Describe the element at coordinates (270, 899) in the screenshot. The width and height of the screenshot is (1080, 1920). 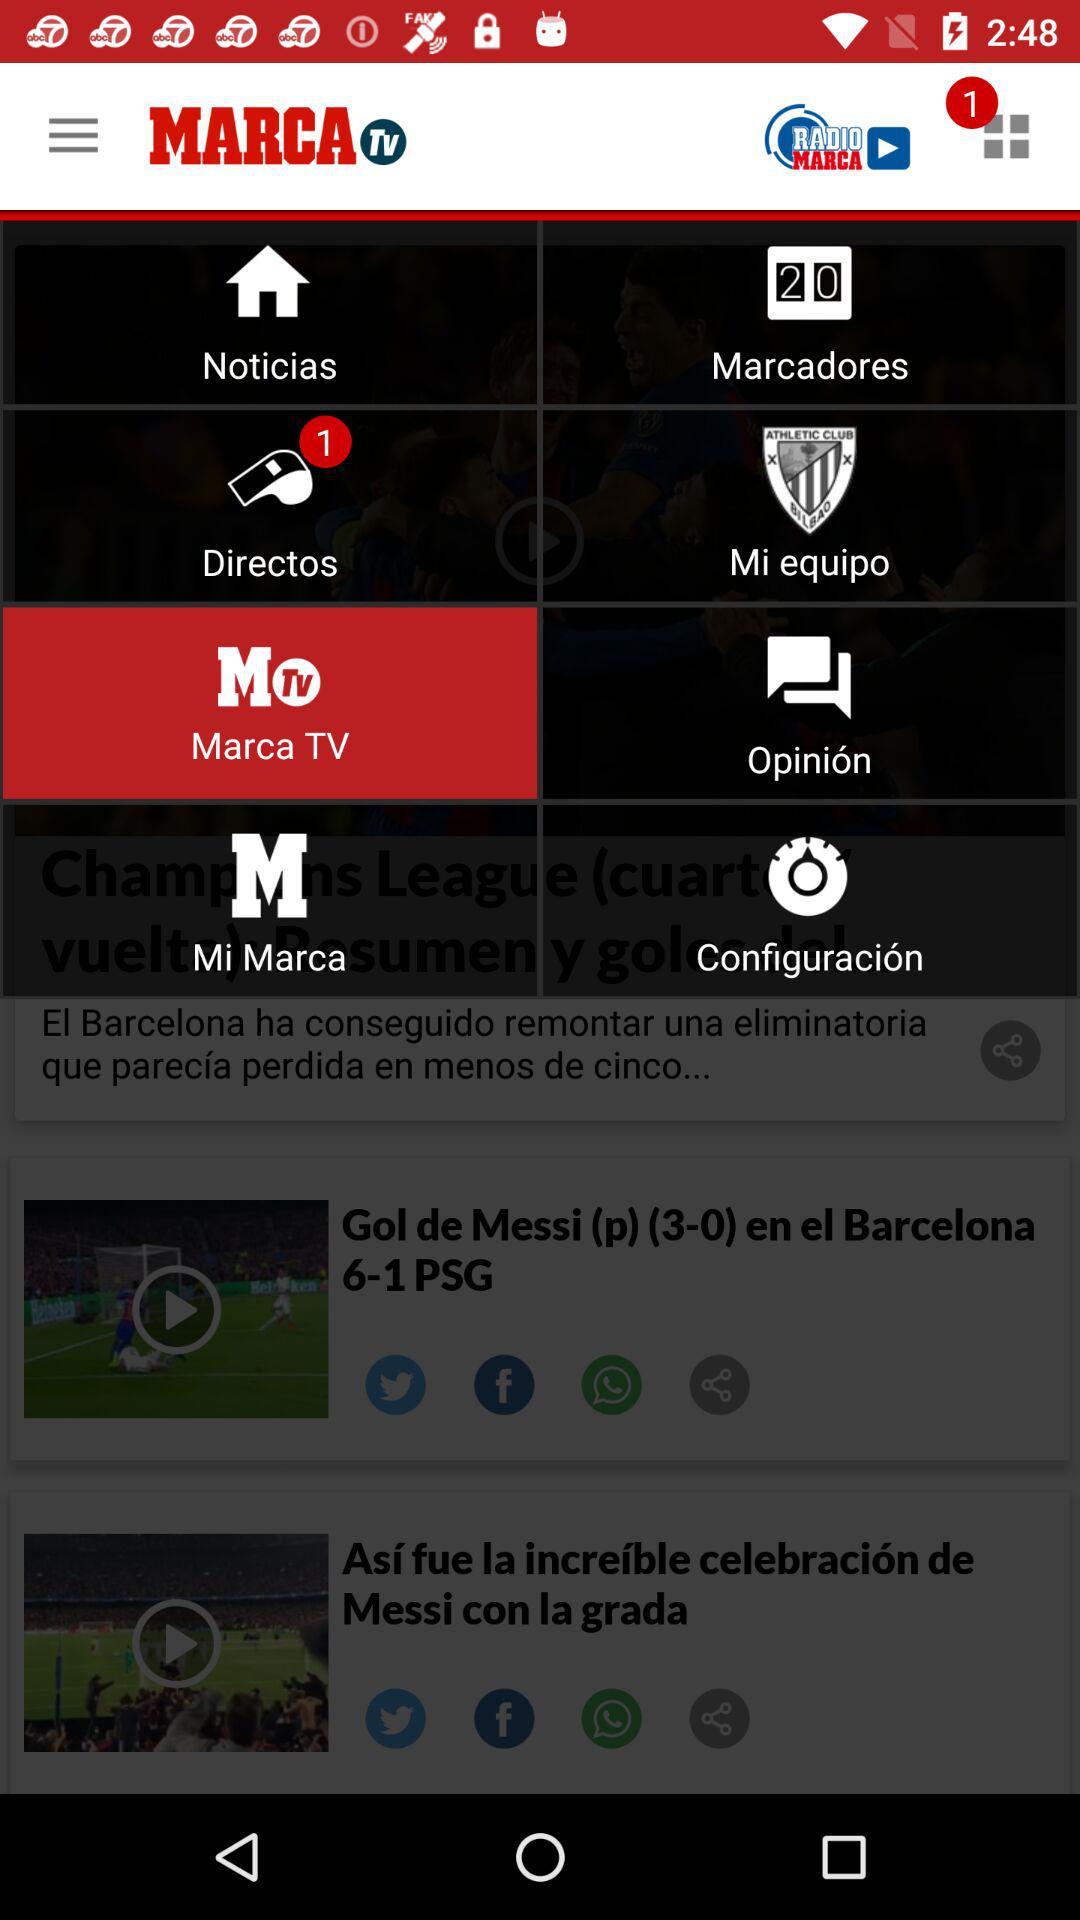
I see `click it` at that location.